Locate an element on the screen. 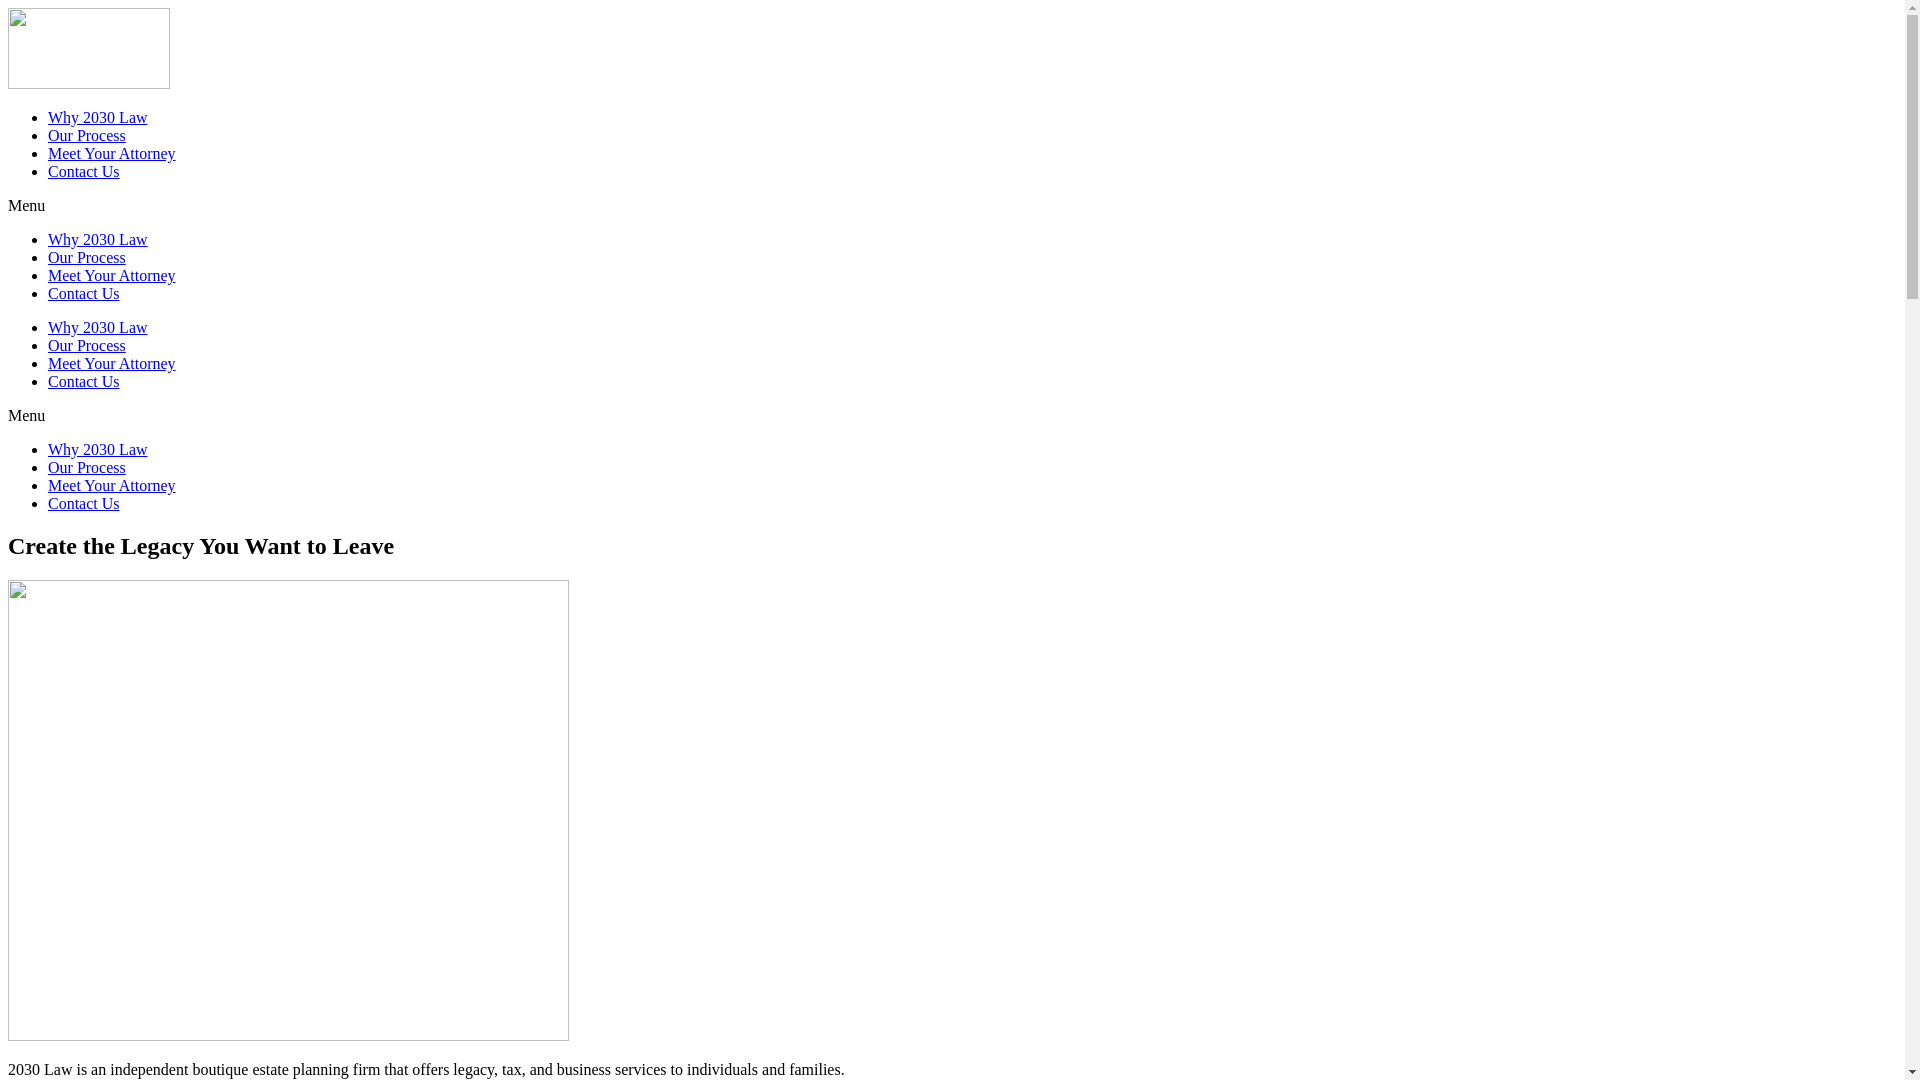  'Why 2030 Law' is located at coordinates (96, 238).